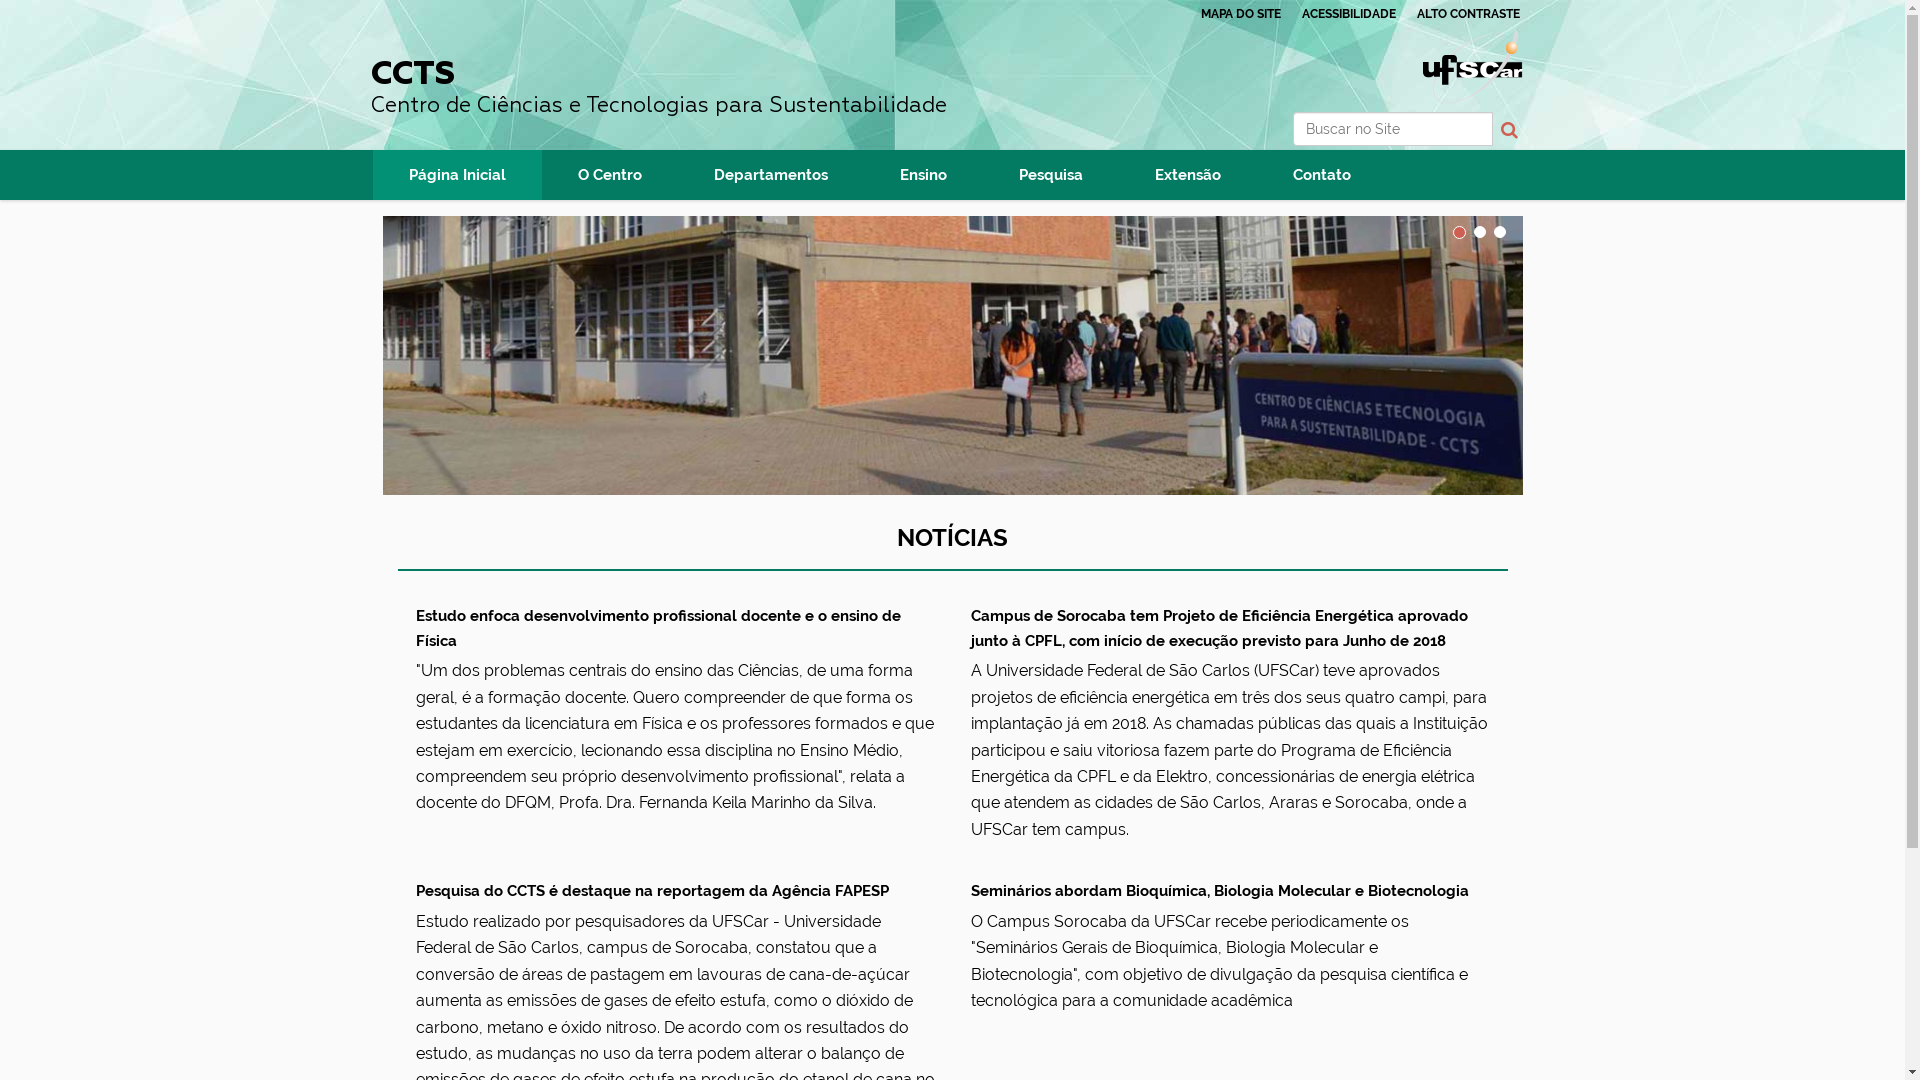  Describe the element at coordinates (608, 173) in the screenshot. I see `'O Centro'` at that location.